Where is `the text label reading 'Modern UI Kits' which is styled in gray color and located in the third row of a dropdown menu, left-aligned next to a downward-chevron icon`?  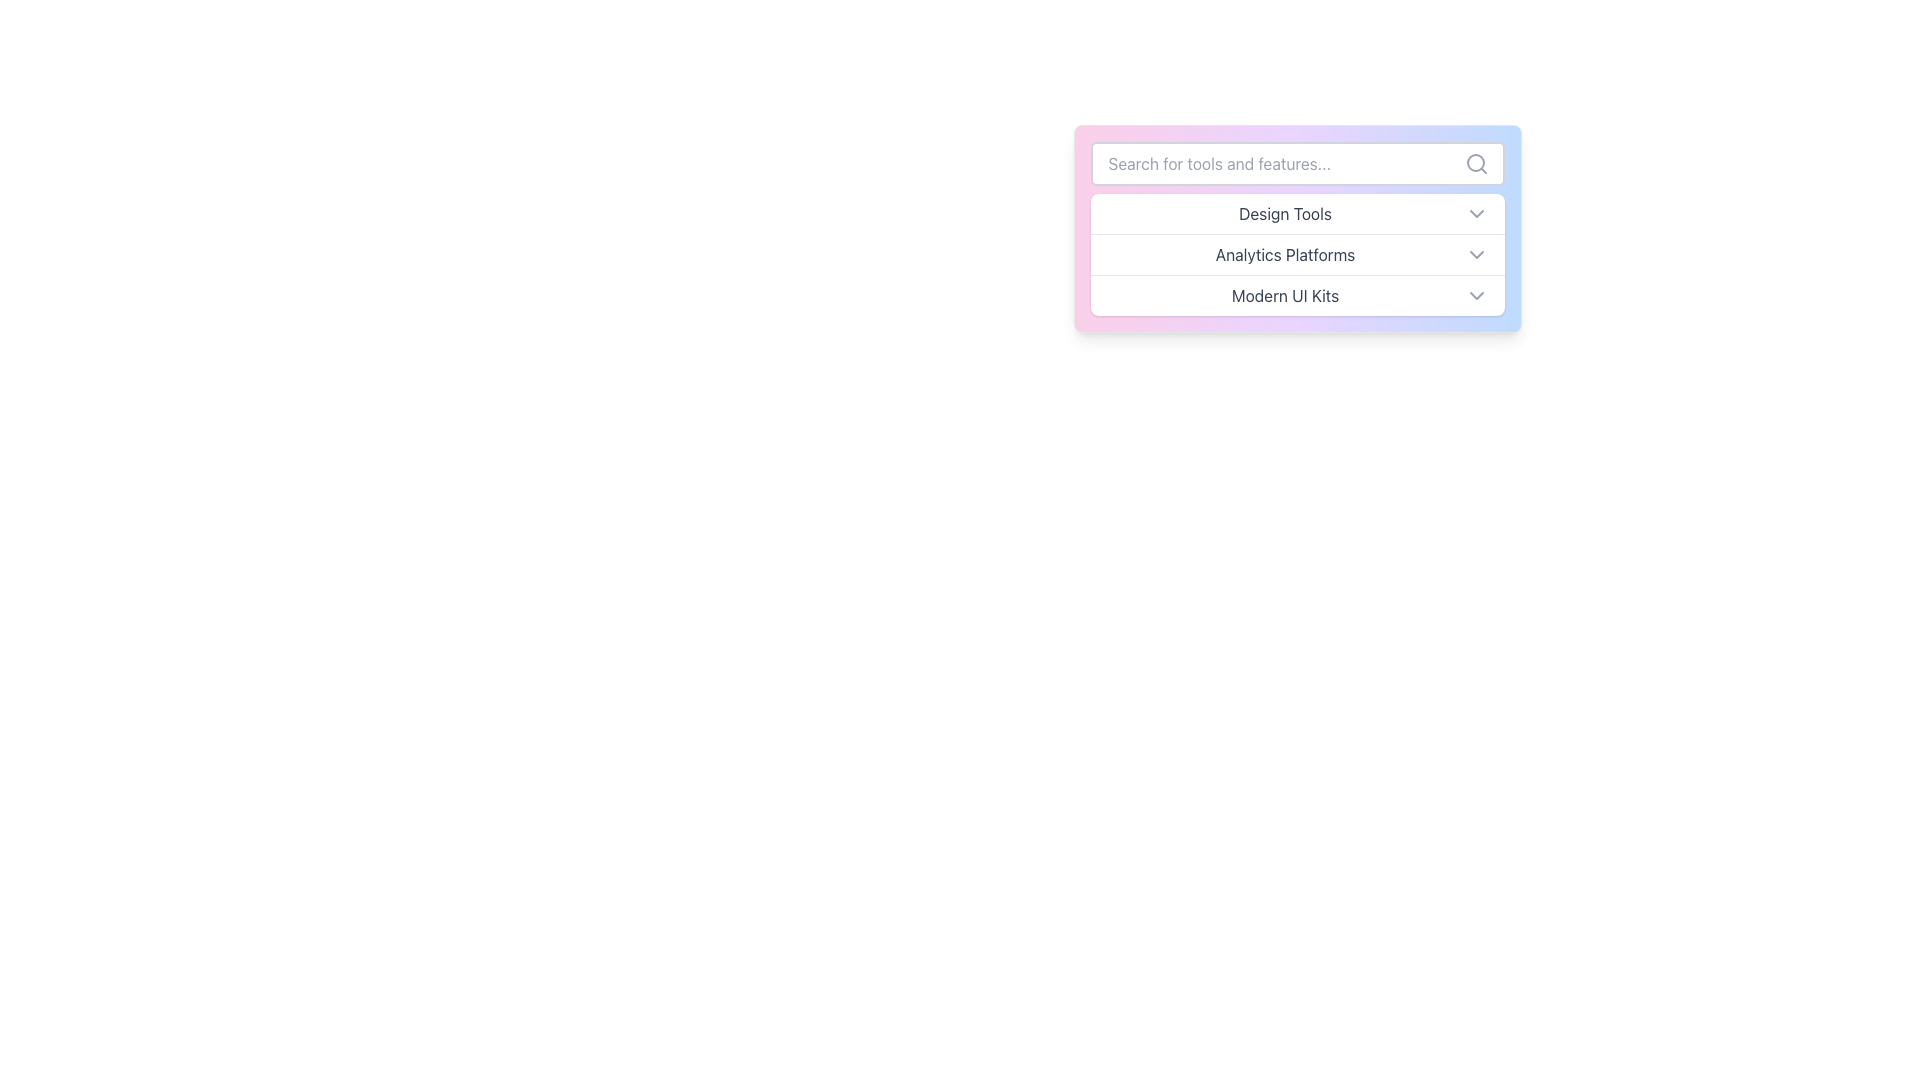 the text label reading 'Modern UI Kits' which is styled in gray color and located in the third row of a dropdown menu, left-aligned next to a downward-chevron icon is located at coordinates (1285, 296).